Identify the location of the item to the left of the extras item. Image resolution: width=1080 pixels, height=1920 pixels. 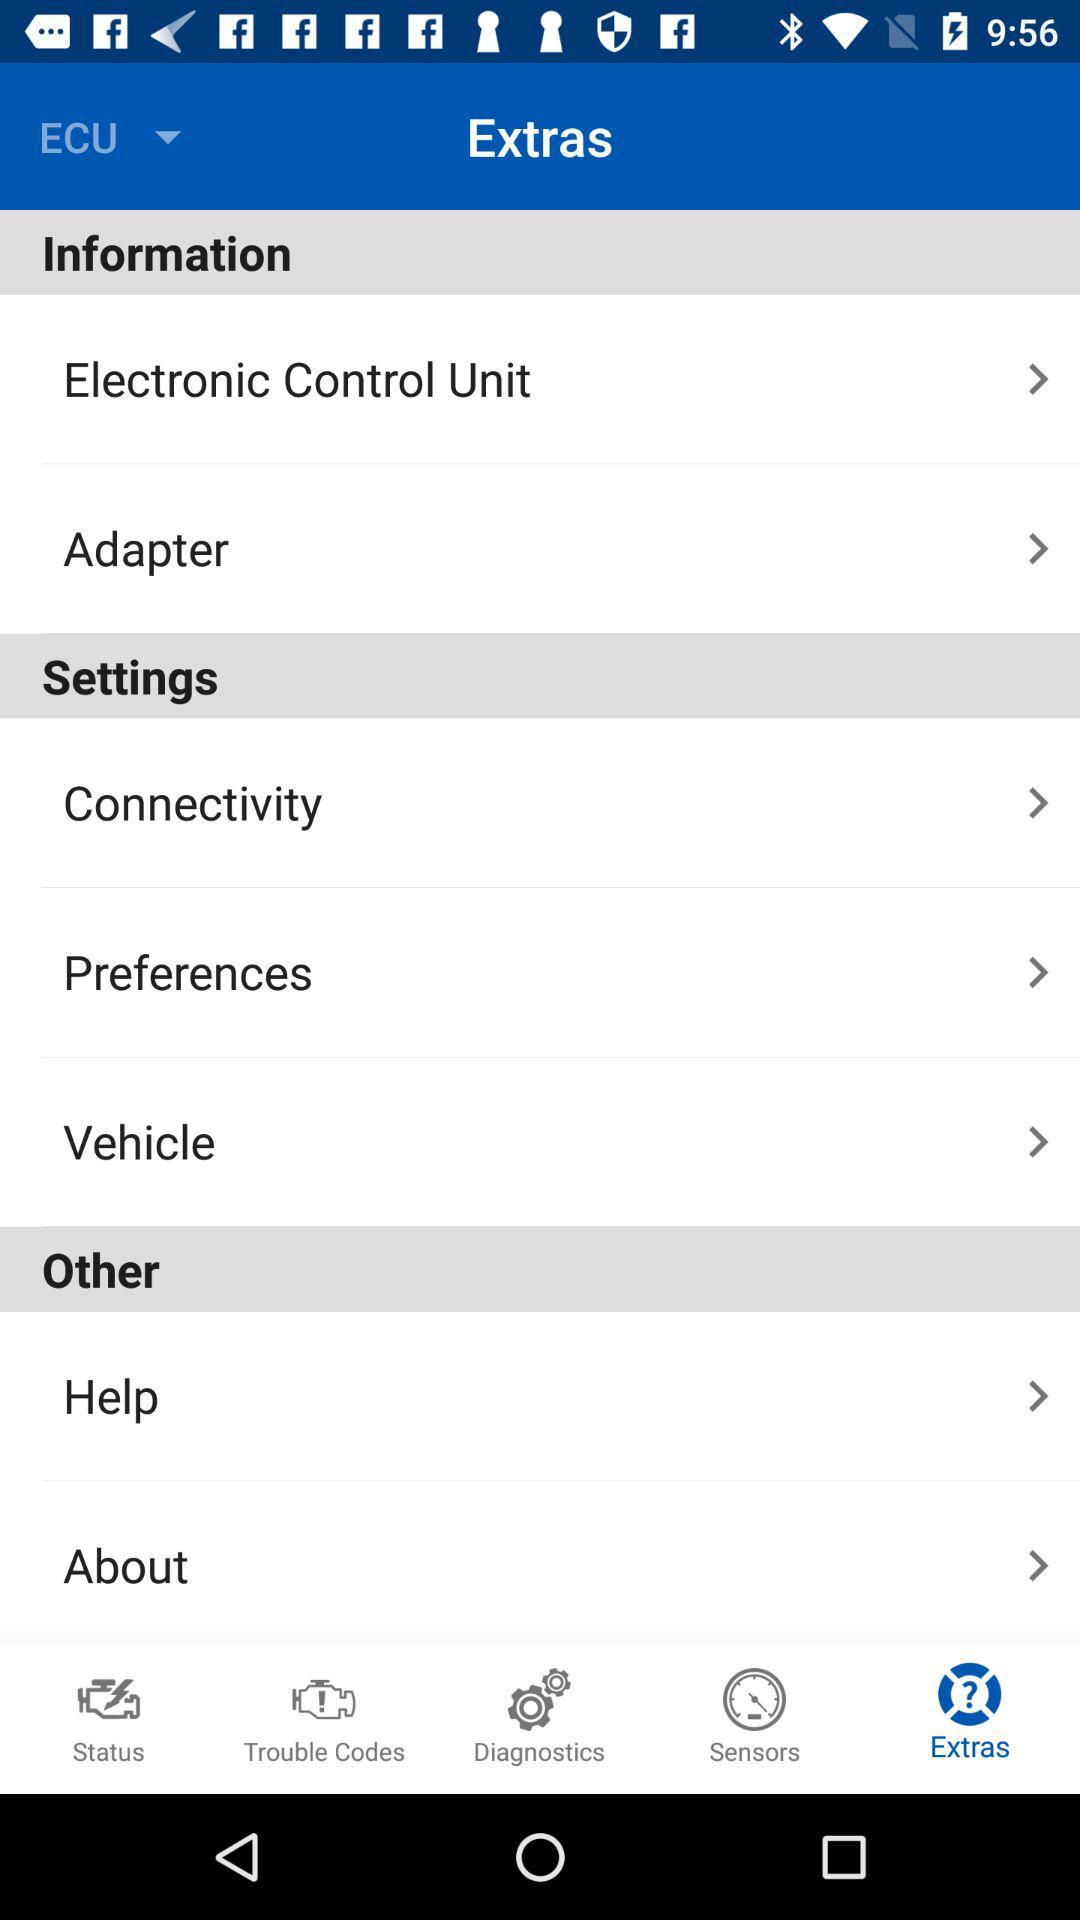
(115, 135).